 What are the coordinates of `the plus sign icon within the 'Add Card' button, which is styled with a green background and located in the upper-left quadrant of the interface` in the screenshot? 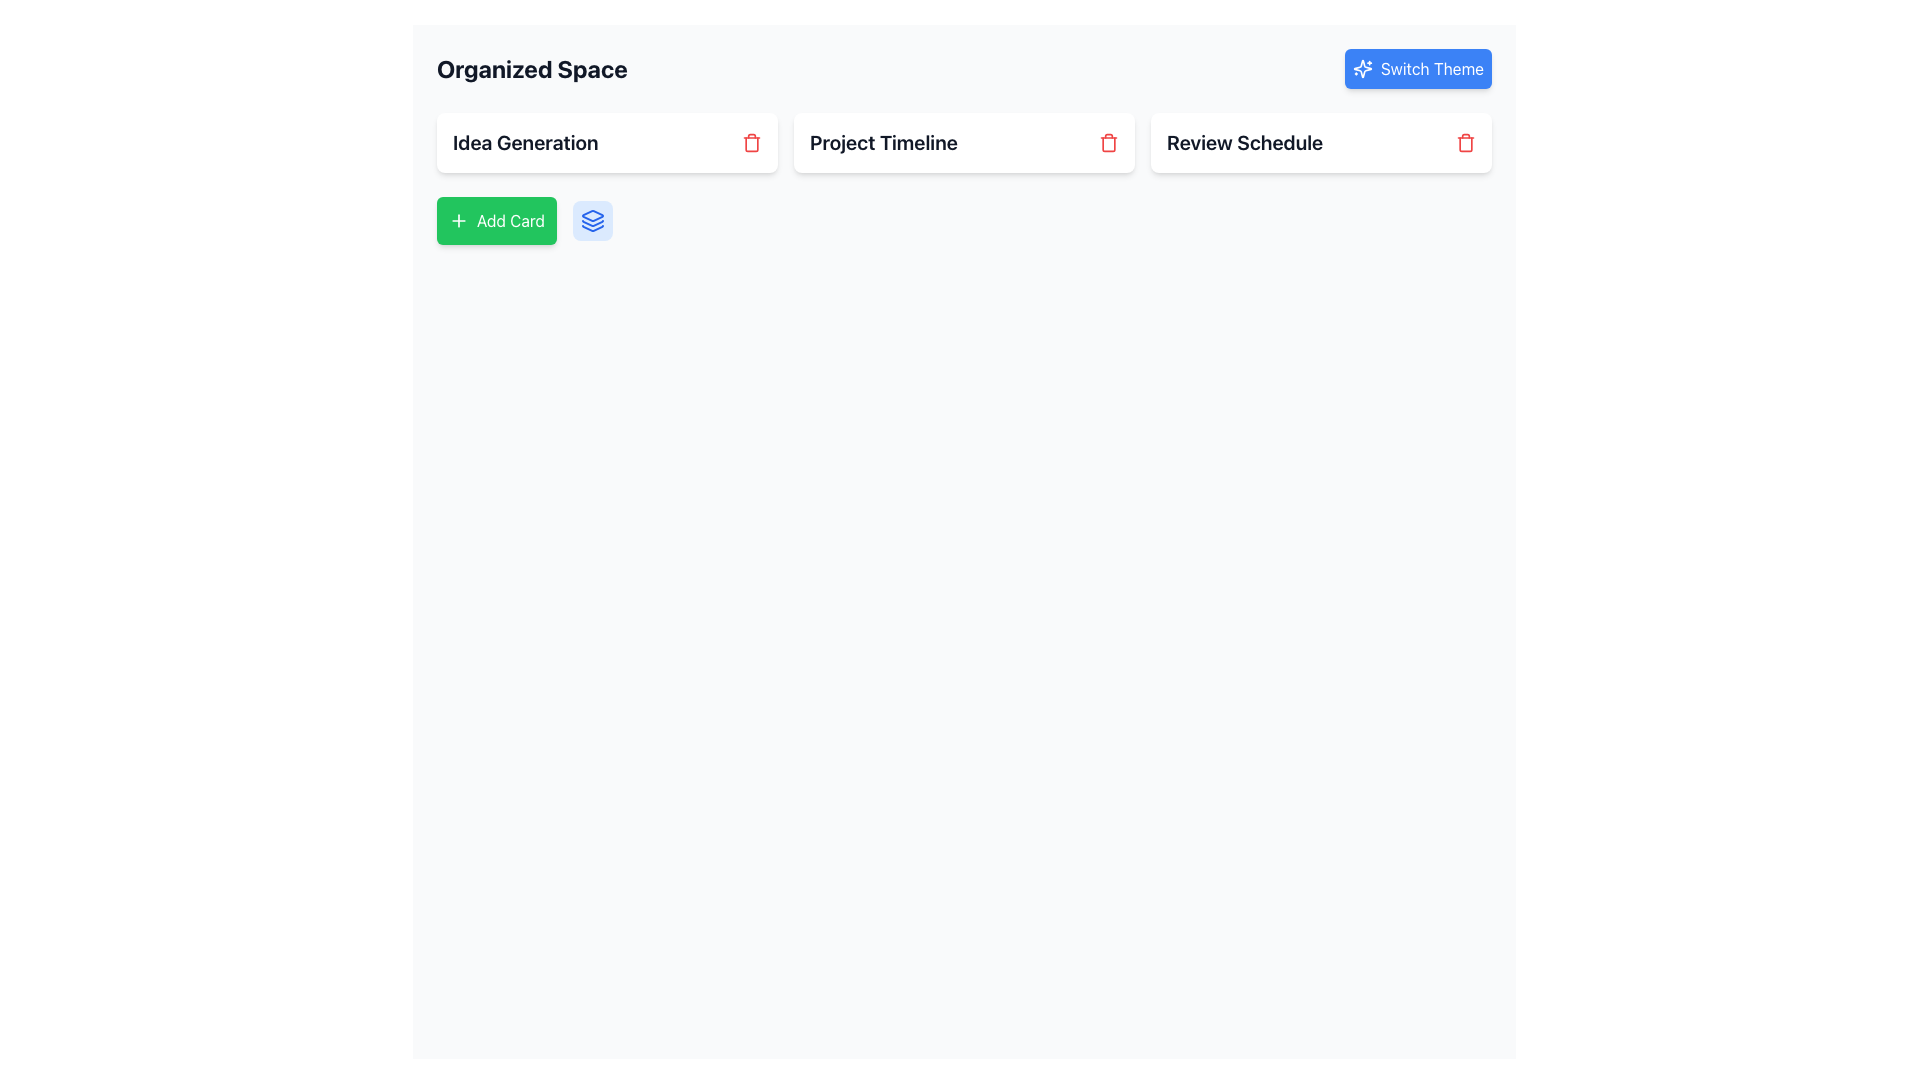 It's located at (458, 220).